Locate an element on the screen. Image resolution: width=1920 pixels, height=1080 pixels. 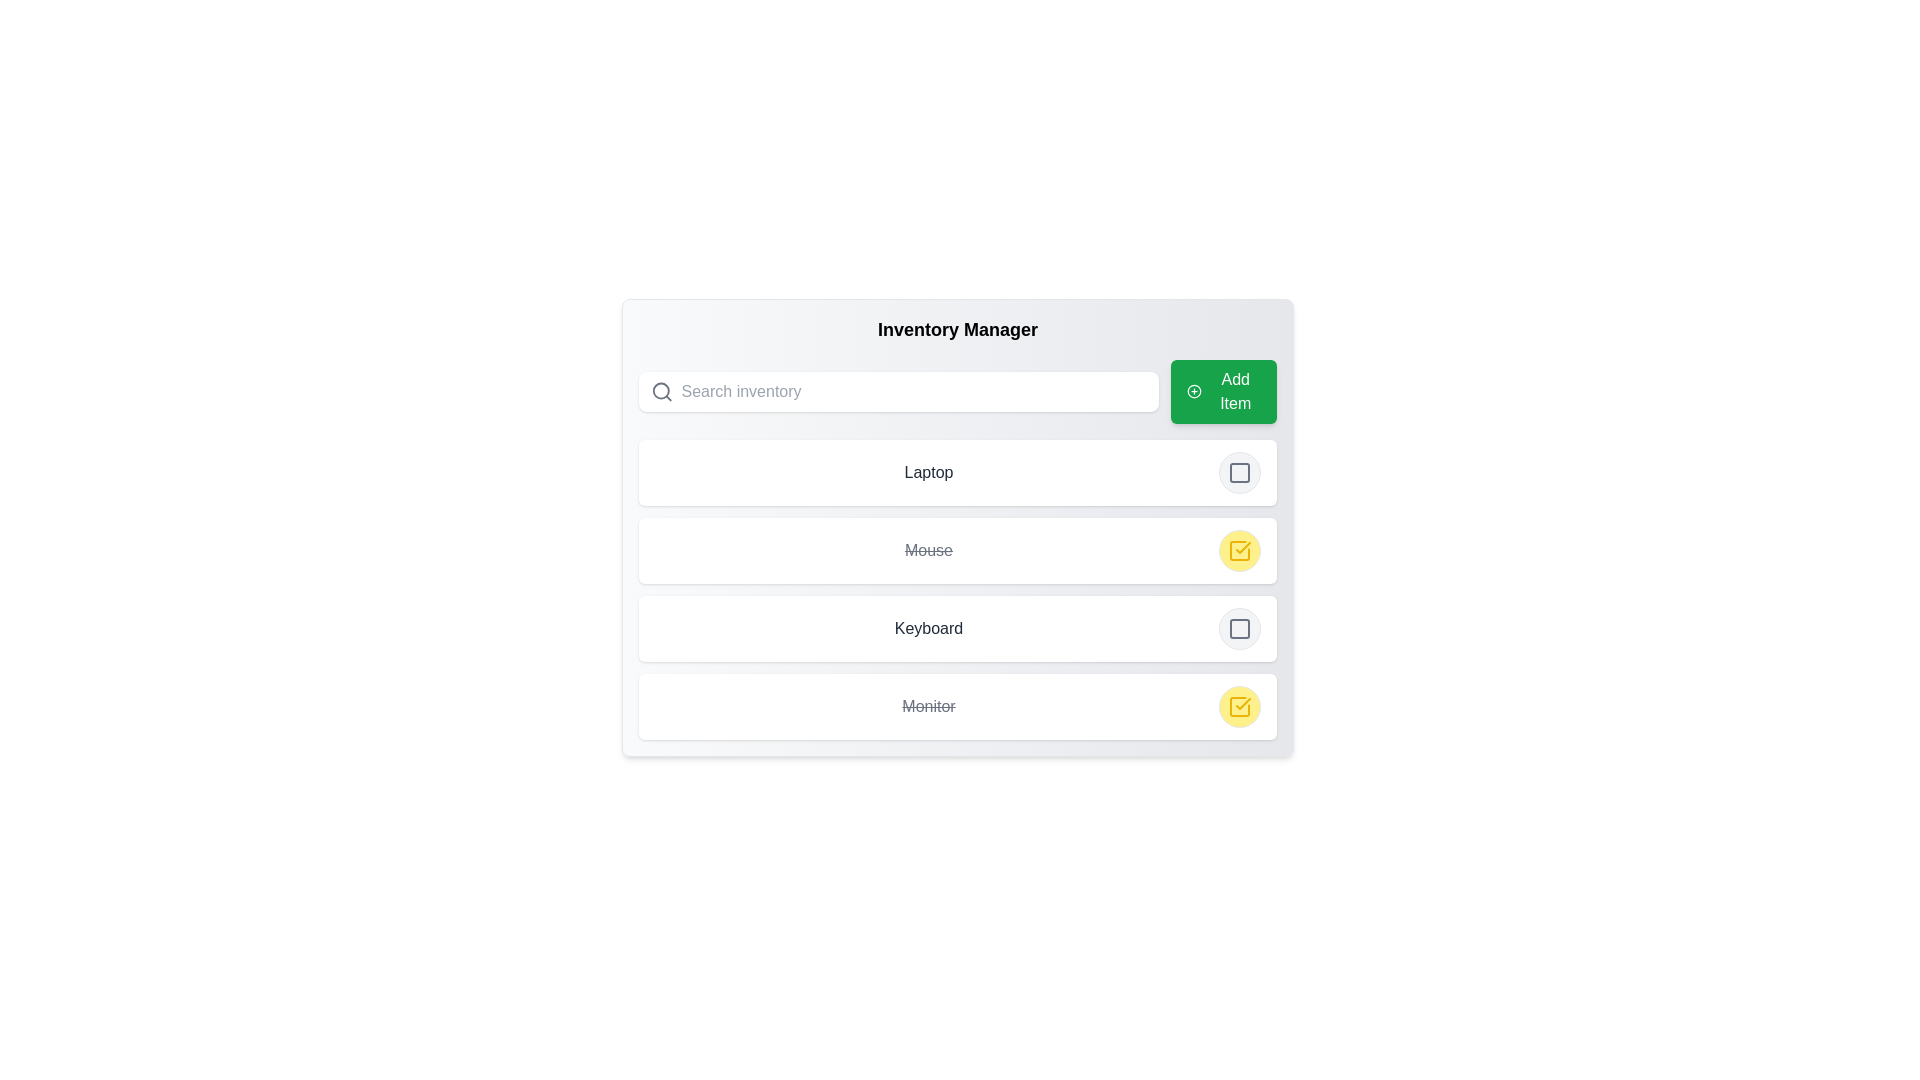
the text label in the fourth row of the inventory list that indicates an inactive or unavailable item, which has a line-through text style is located at coordinates (928, 705).